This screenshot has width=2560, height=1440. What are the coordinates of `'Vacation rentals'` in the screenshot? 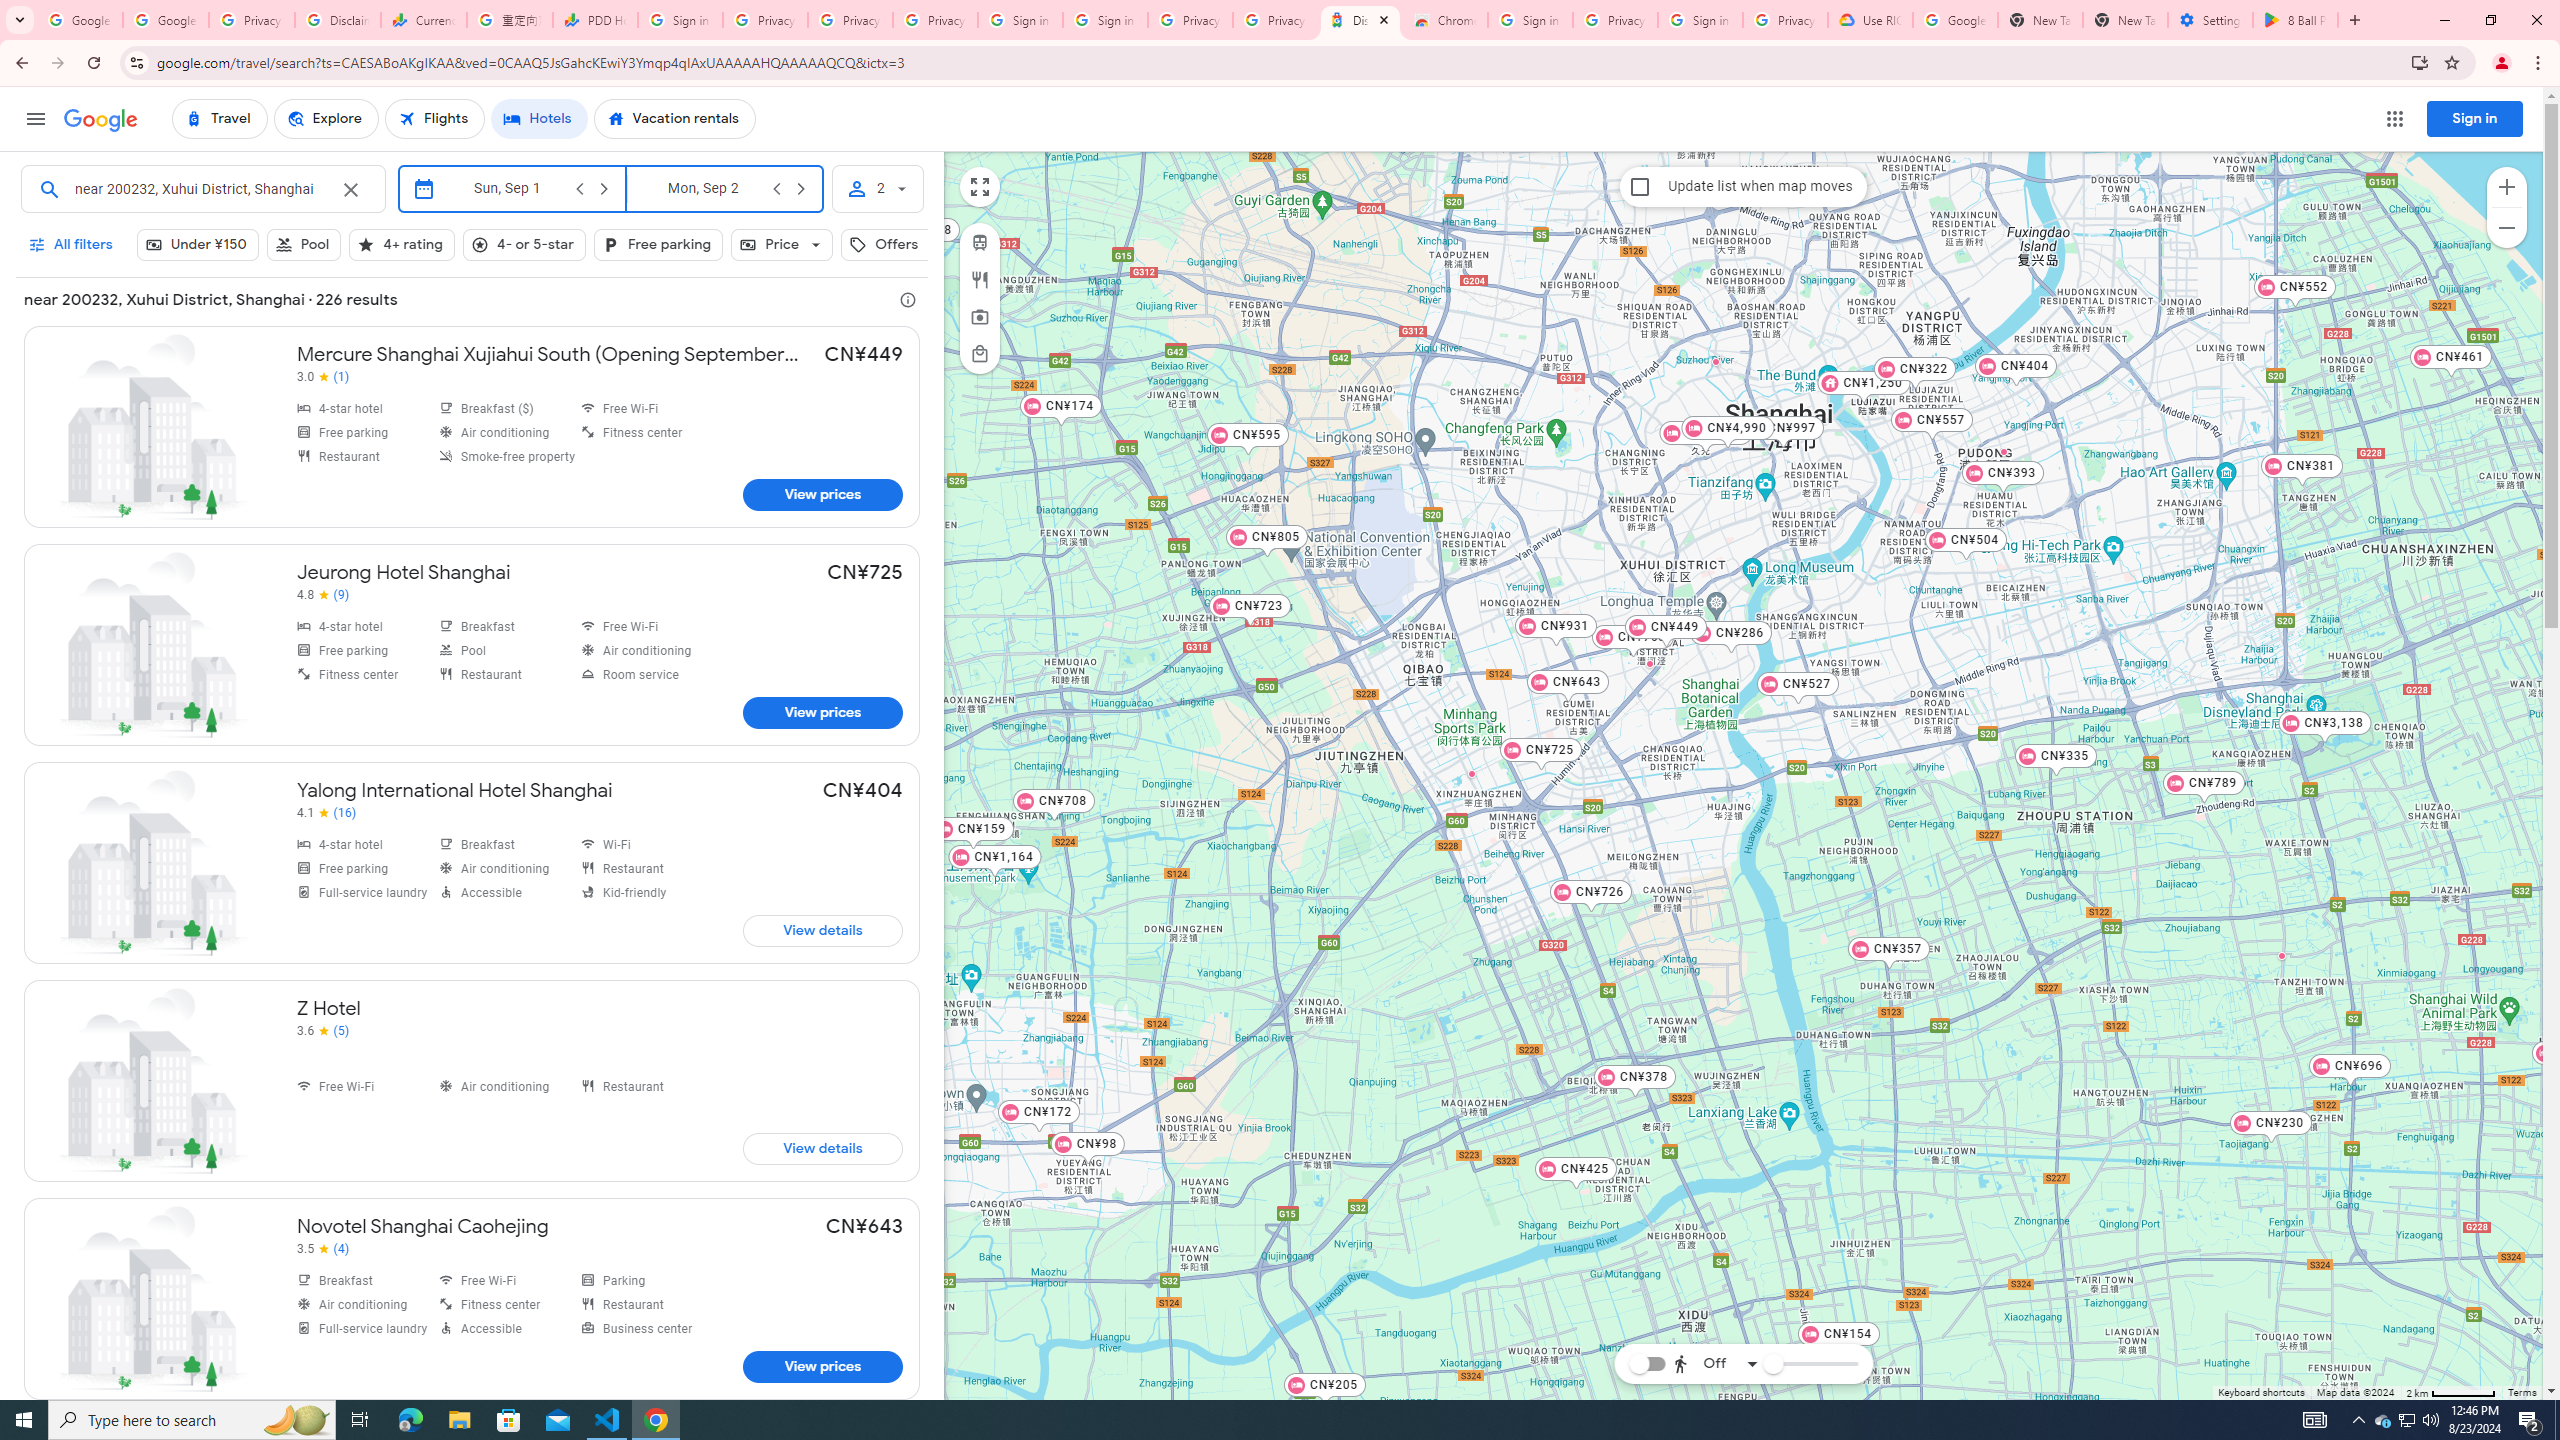 It's located at (674, 118).